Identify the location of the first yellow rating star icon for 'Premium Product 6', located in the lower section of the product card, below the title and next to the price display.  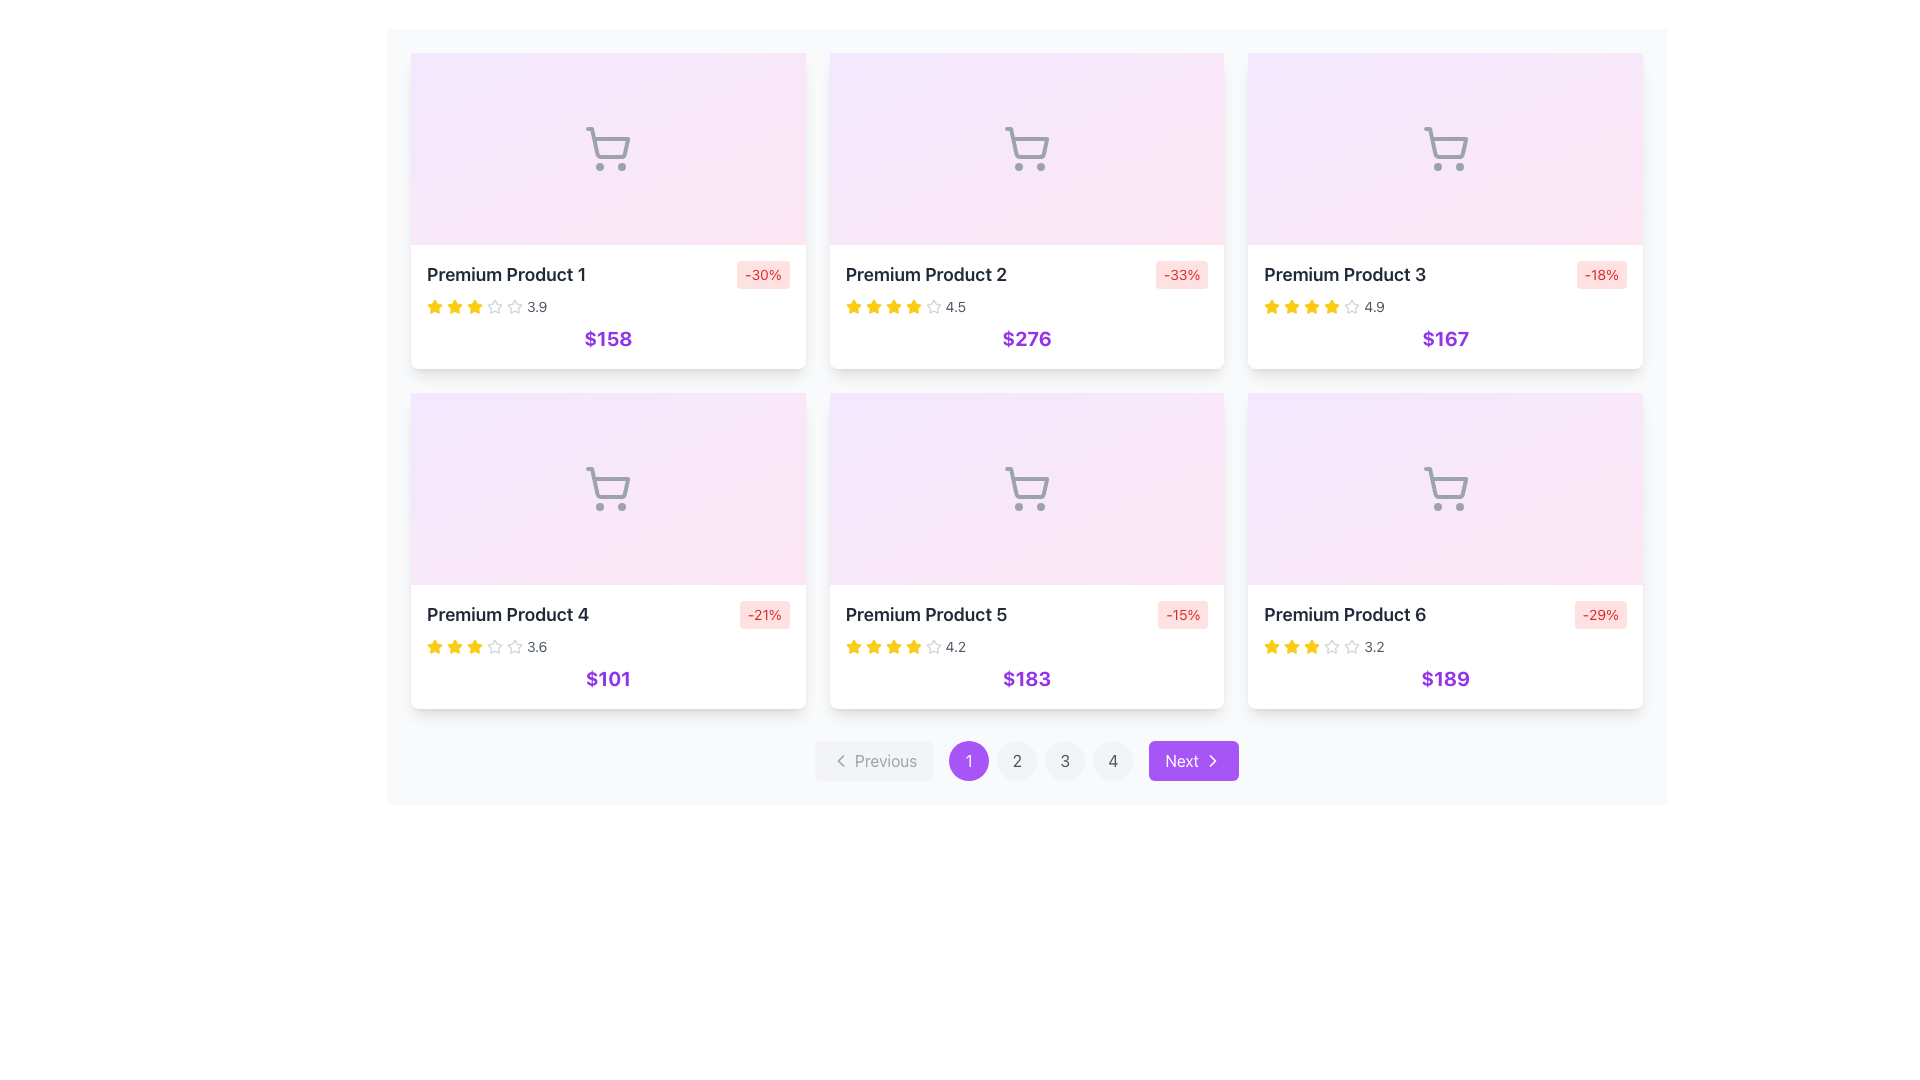
(1312, 646).